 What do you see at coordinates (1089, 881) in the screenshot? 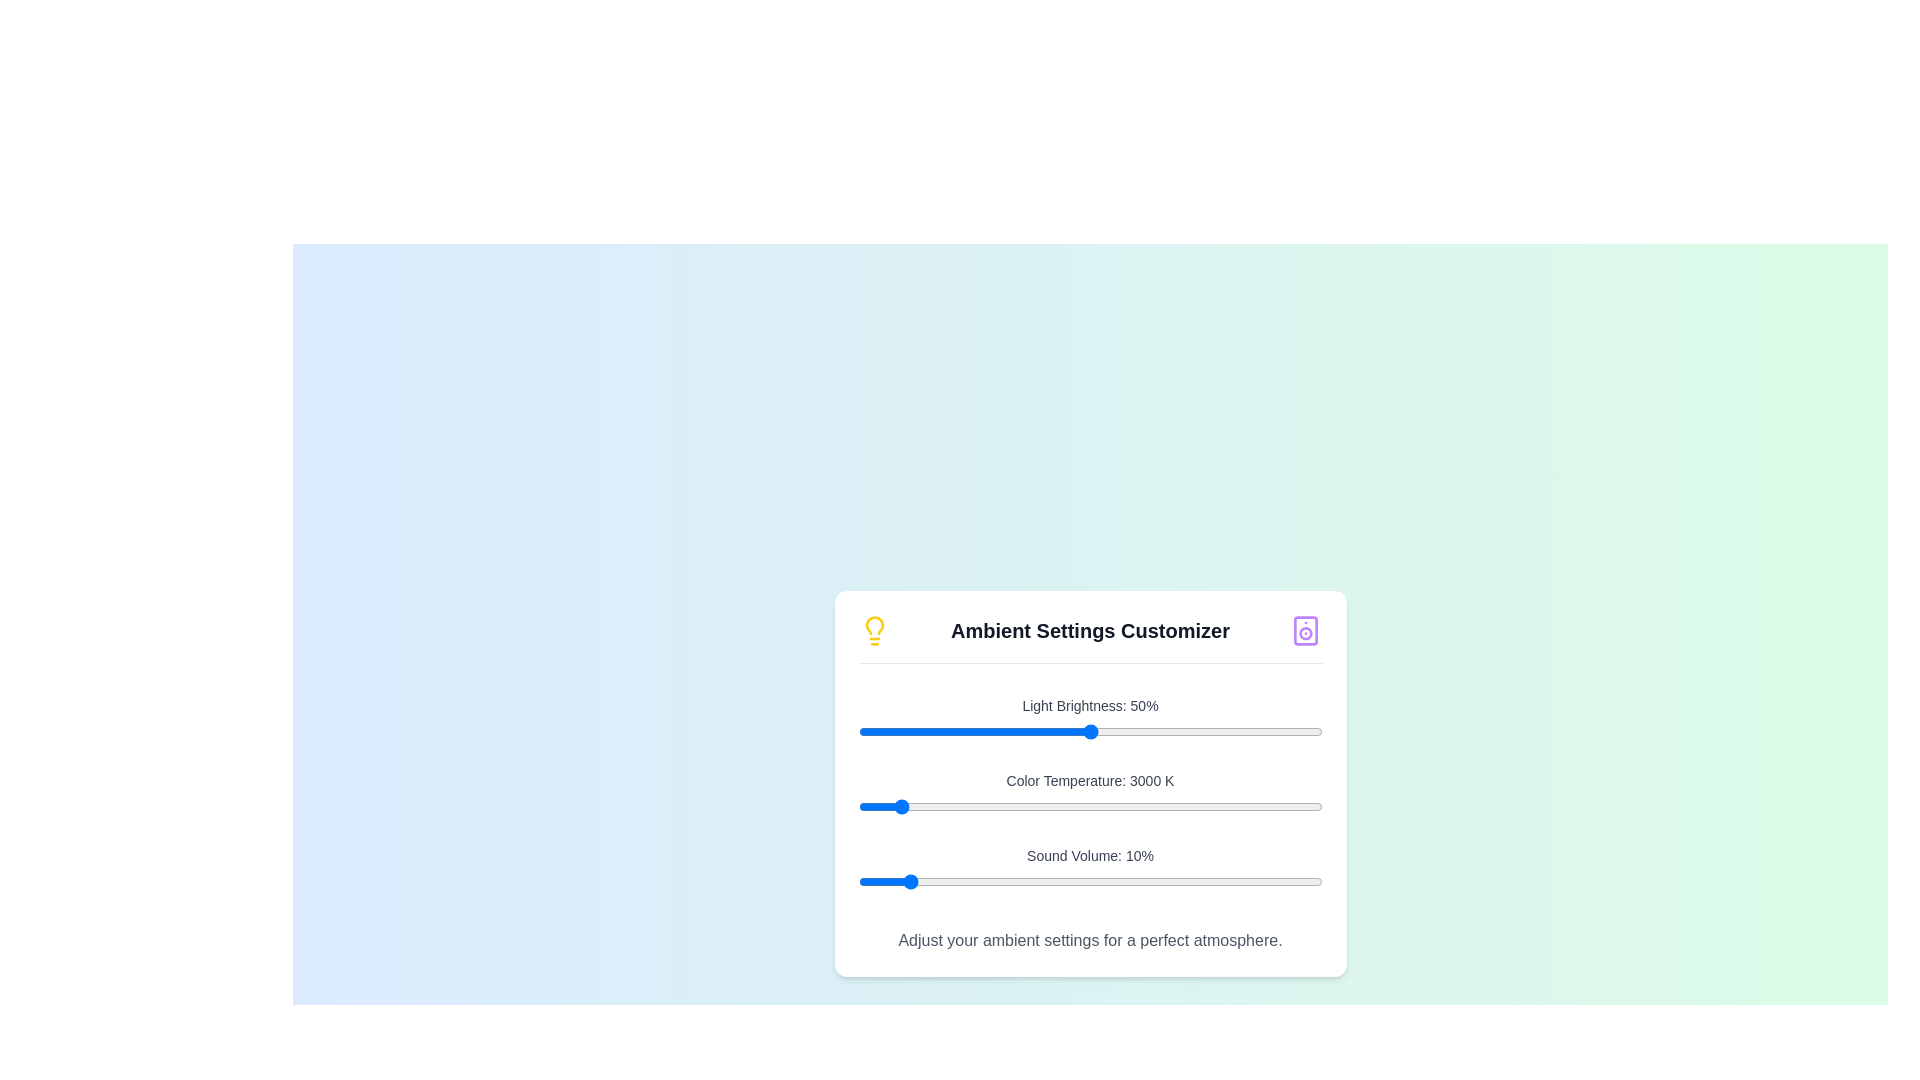
I see `the sound volume` at bounding box center [1089, 881].